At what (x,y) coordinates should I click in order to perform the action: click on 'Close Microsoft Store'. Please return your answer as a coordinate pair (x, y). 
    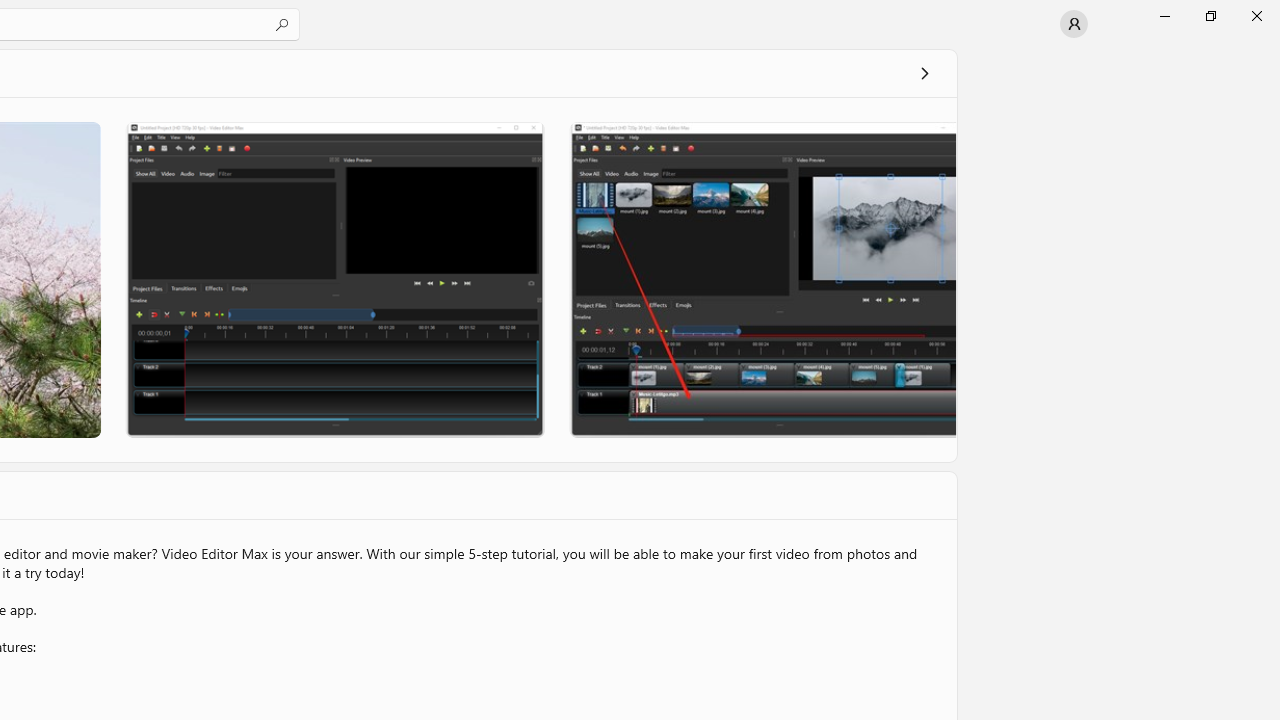
    Looking at the image, I should click on (1255, 15).